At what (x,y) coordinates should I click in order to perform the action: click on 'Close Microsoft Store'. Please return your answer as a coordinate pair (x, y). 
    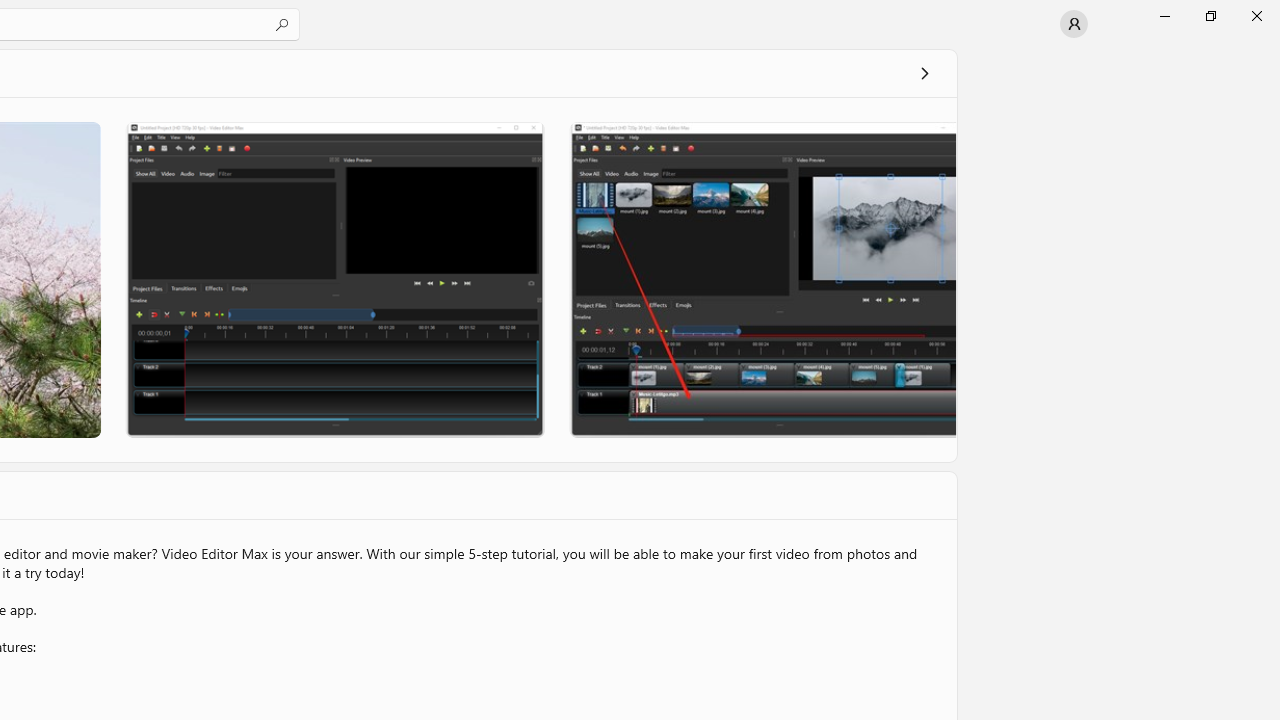
    Looking at the image, I should click on (1255, 15).